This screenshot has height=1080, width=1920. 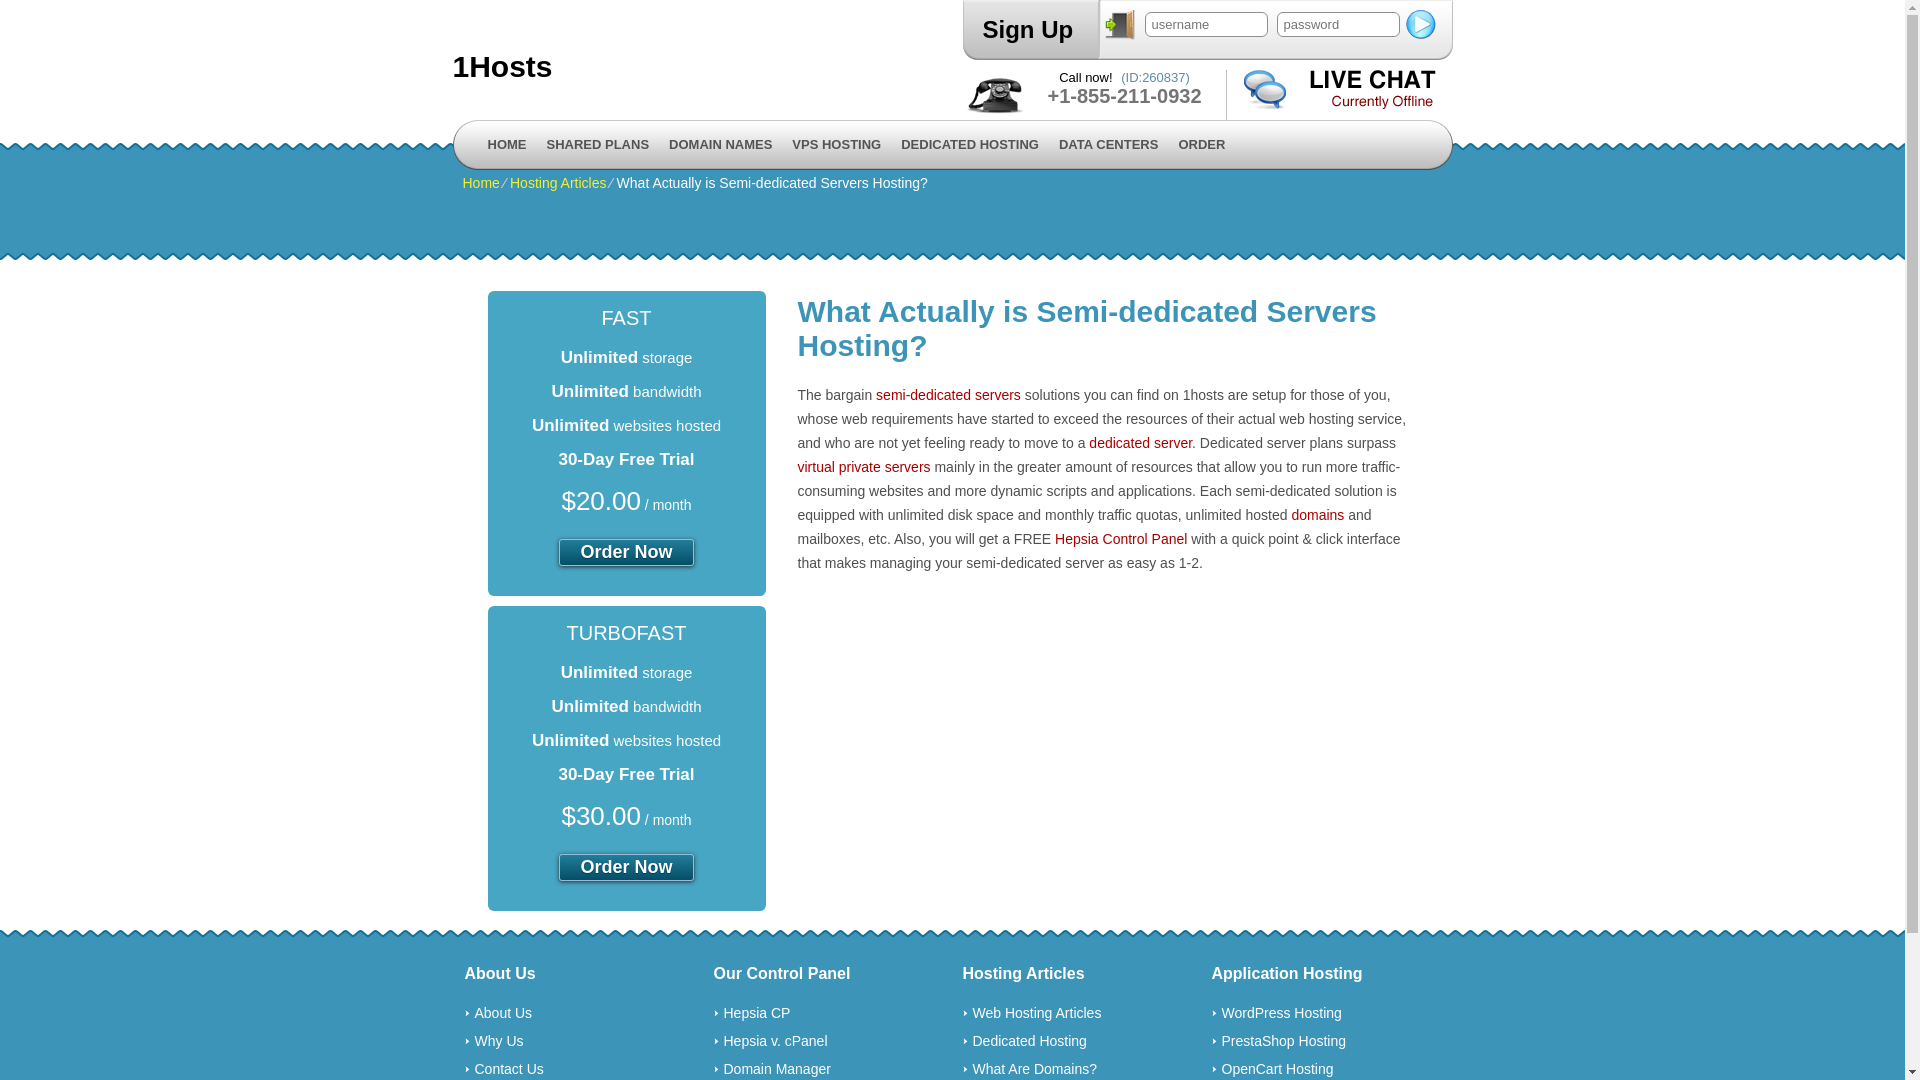 I want to click on 'ORDER', so click(x=1200, y=144).